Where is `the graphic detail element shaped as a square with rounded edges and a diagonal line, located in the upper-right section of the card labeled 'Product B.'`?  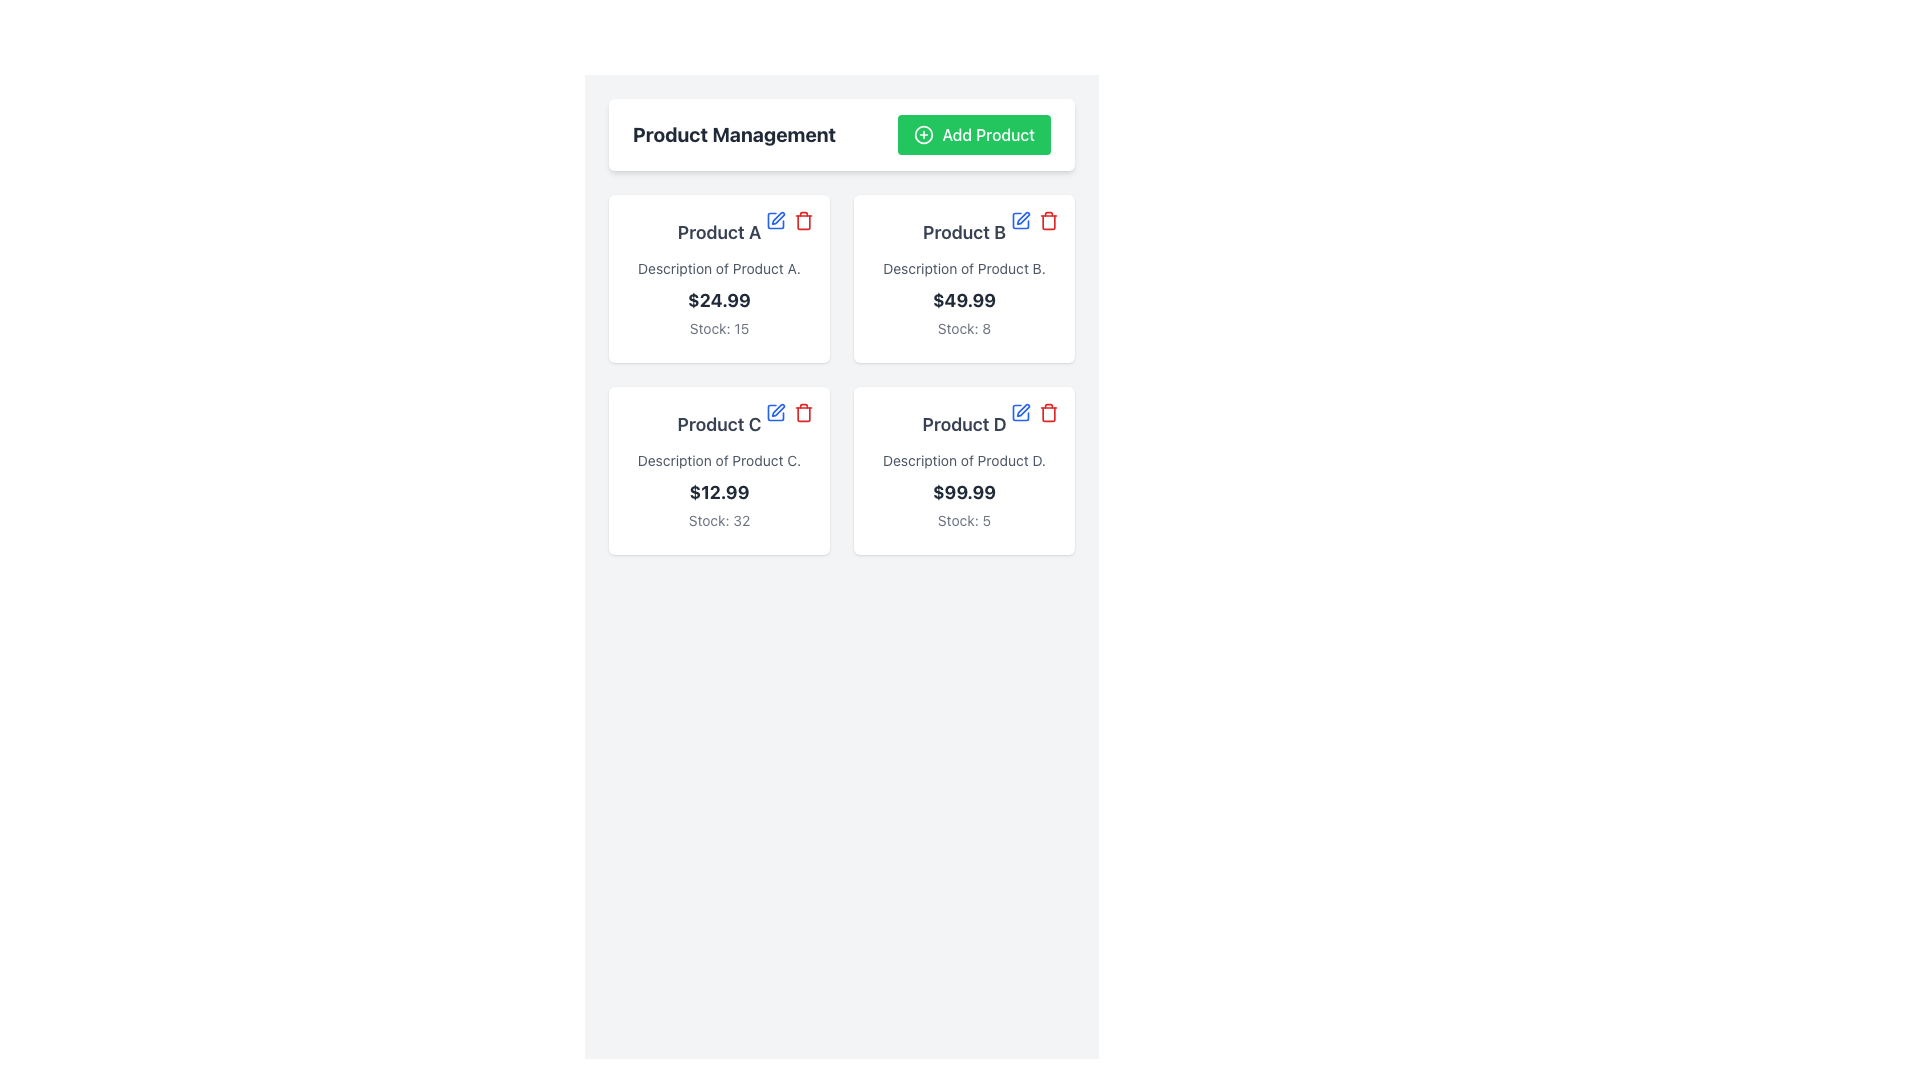 the graphic detail element shaped as a square with rounded edges and a diagonal line, located in the upper-right section of the card labeled 'Product B.' is located at coordinates (1021, 220).